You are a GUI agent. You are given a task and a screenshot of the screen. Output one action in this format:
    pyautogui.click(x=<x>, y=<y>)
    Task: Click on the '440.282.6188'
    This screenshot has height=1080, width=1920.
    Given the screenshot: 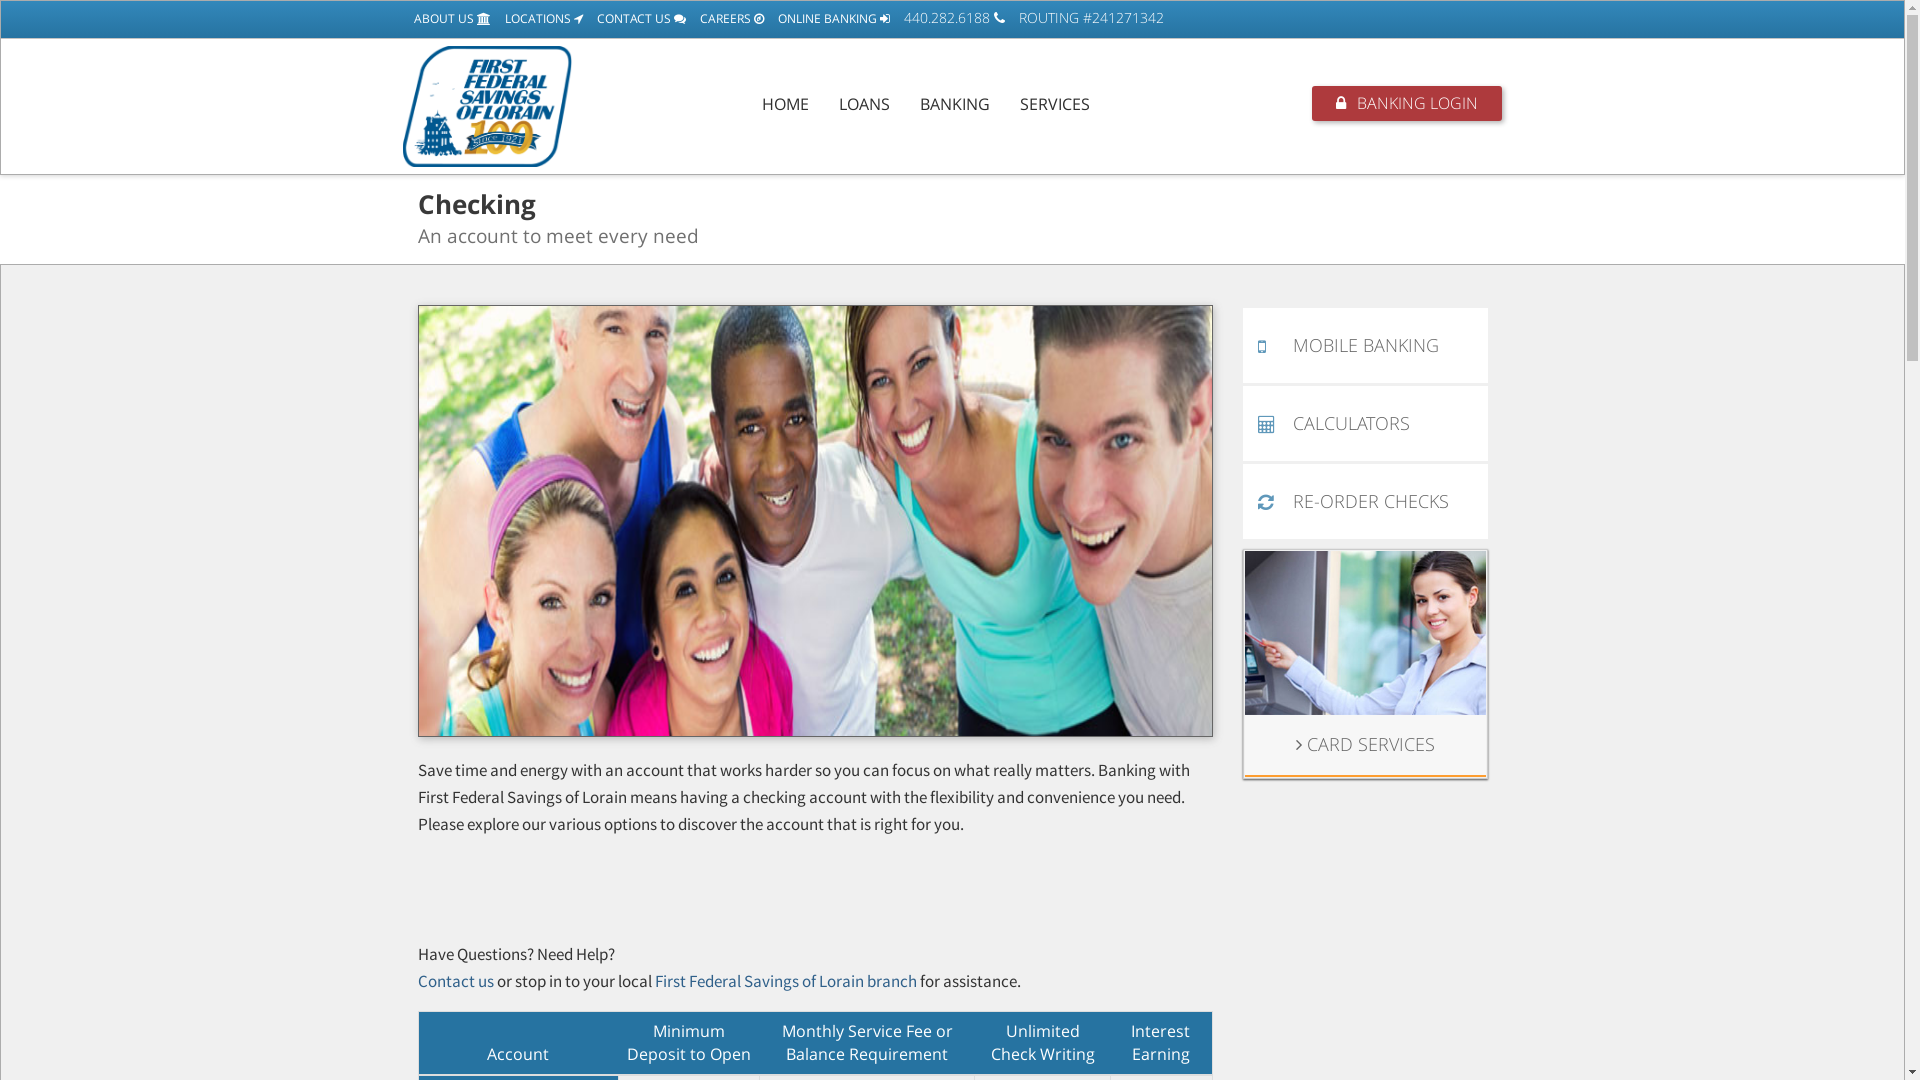 What is the action you would take?
    pyautogui.click(x=947, y=17)
    